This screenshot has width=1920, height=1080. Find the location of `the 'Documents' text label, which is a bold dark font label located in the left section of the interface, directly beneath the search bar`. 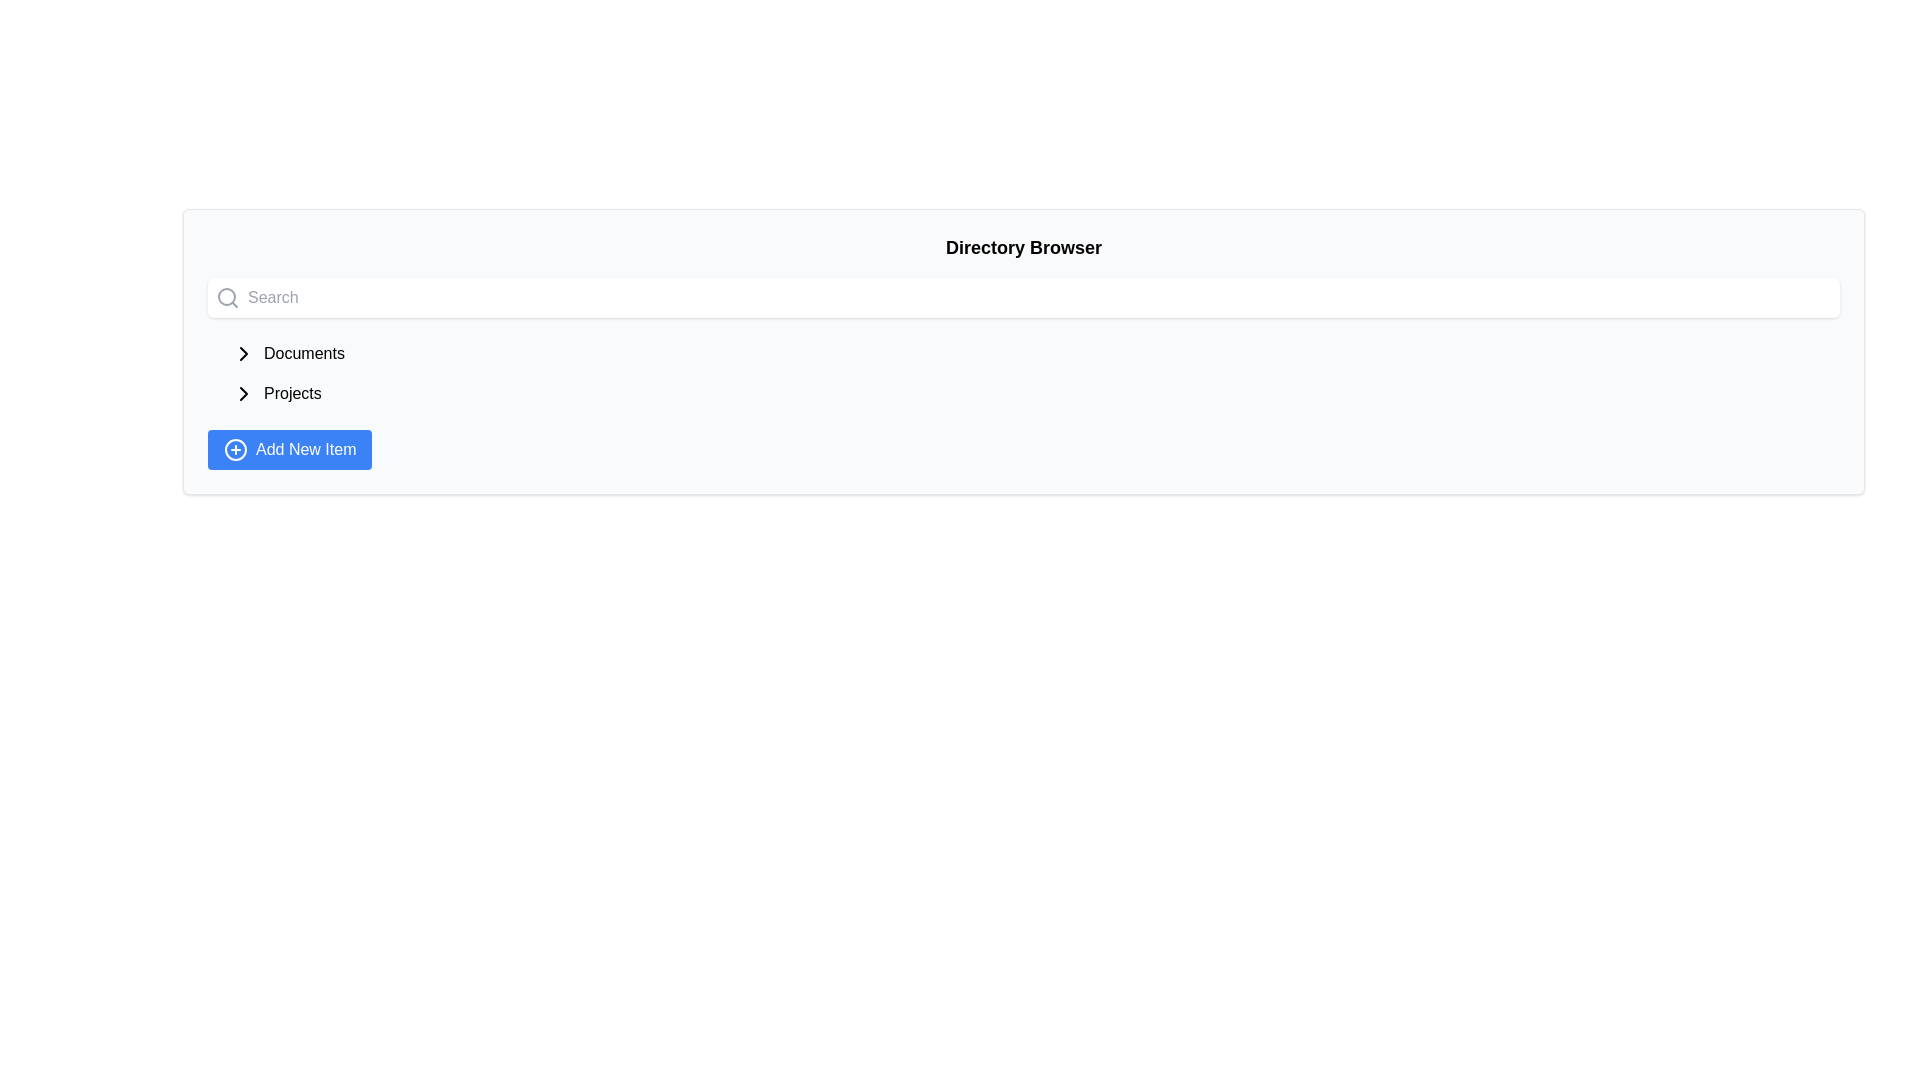

the 'Documents' text label, which is a bold dark font label located in the left section of the interface, directly beneath the search bar is located at coordinates (303, 353).